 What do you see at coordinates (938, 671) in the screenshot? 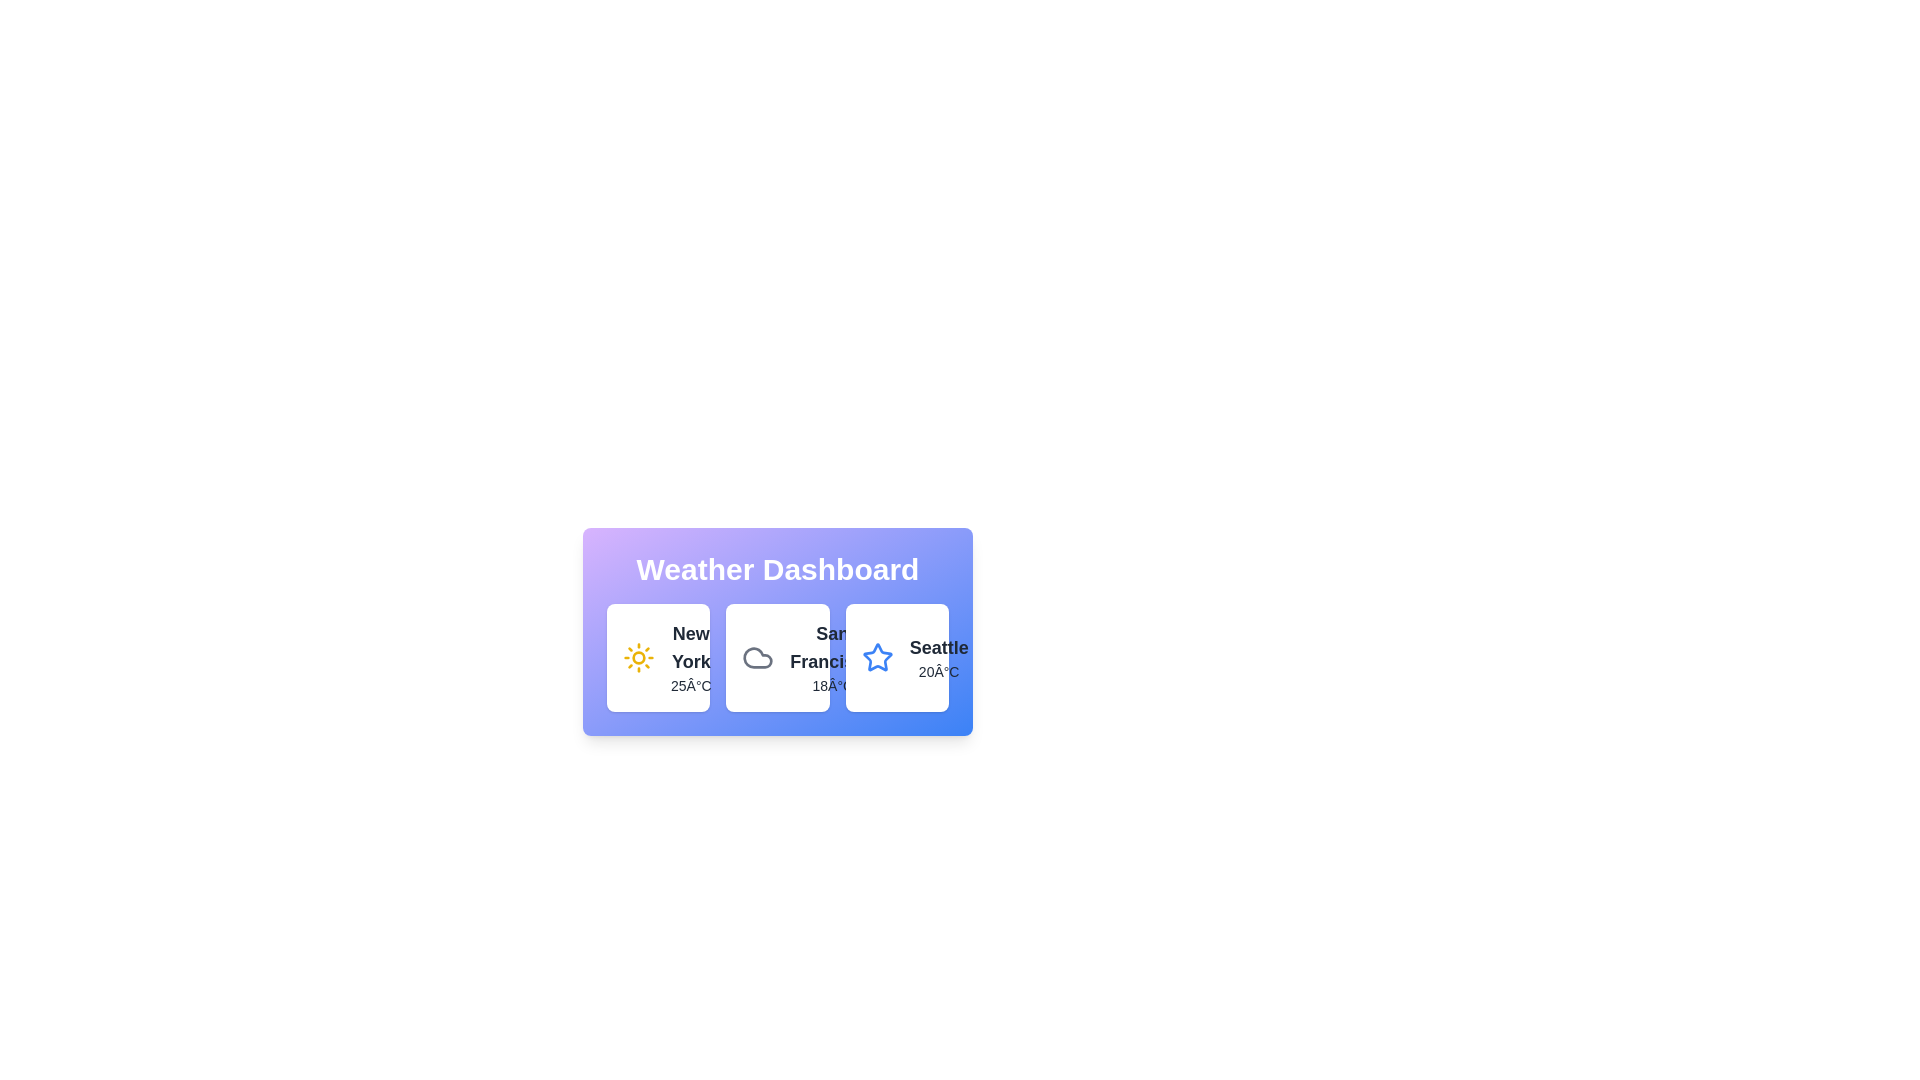
I see `the text label displaying the current temperature for Seattle, which shows '20°C' at the bottom of the weather information card` at bounding box center [938, 671].